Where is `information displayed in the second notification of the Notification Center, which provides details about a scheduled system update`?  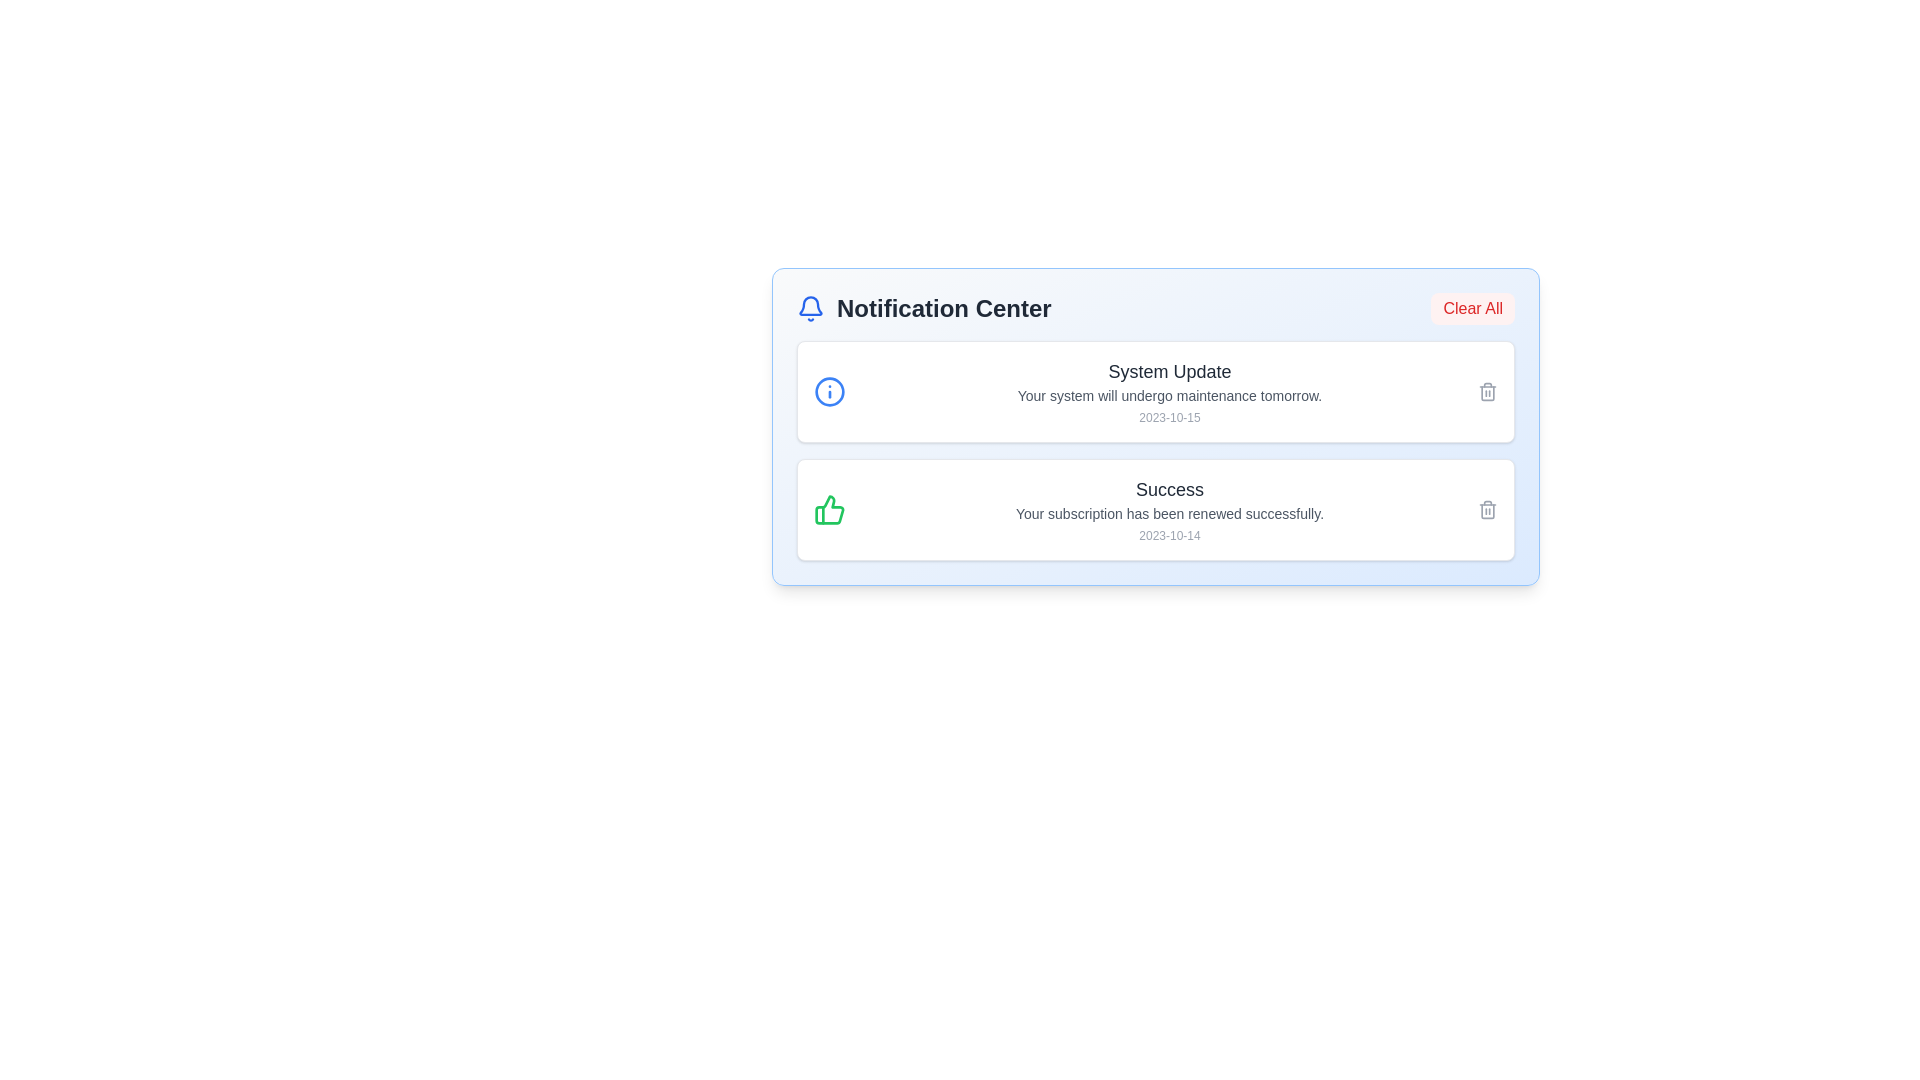 information displayed in the second notification of the Notification Center, which provides details about a scheduled system update is located at coordinates (1170, 392).